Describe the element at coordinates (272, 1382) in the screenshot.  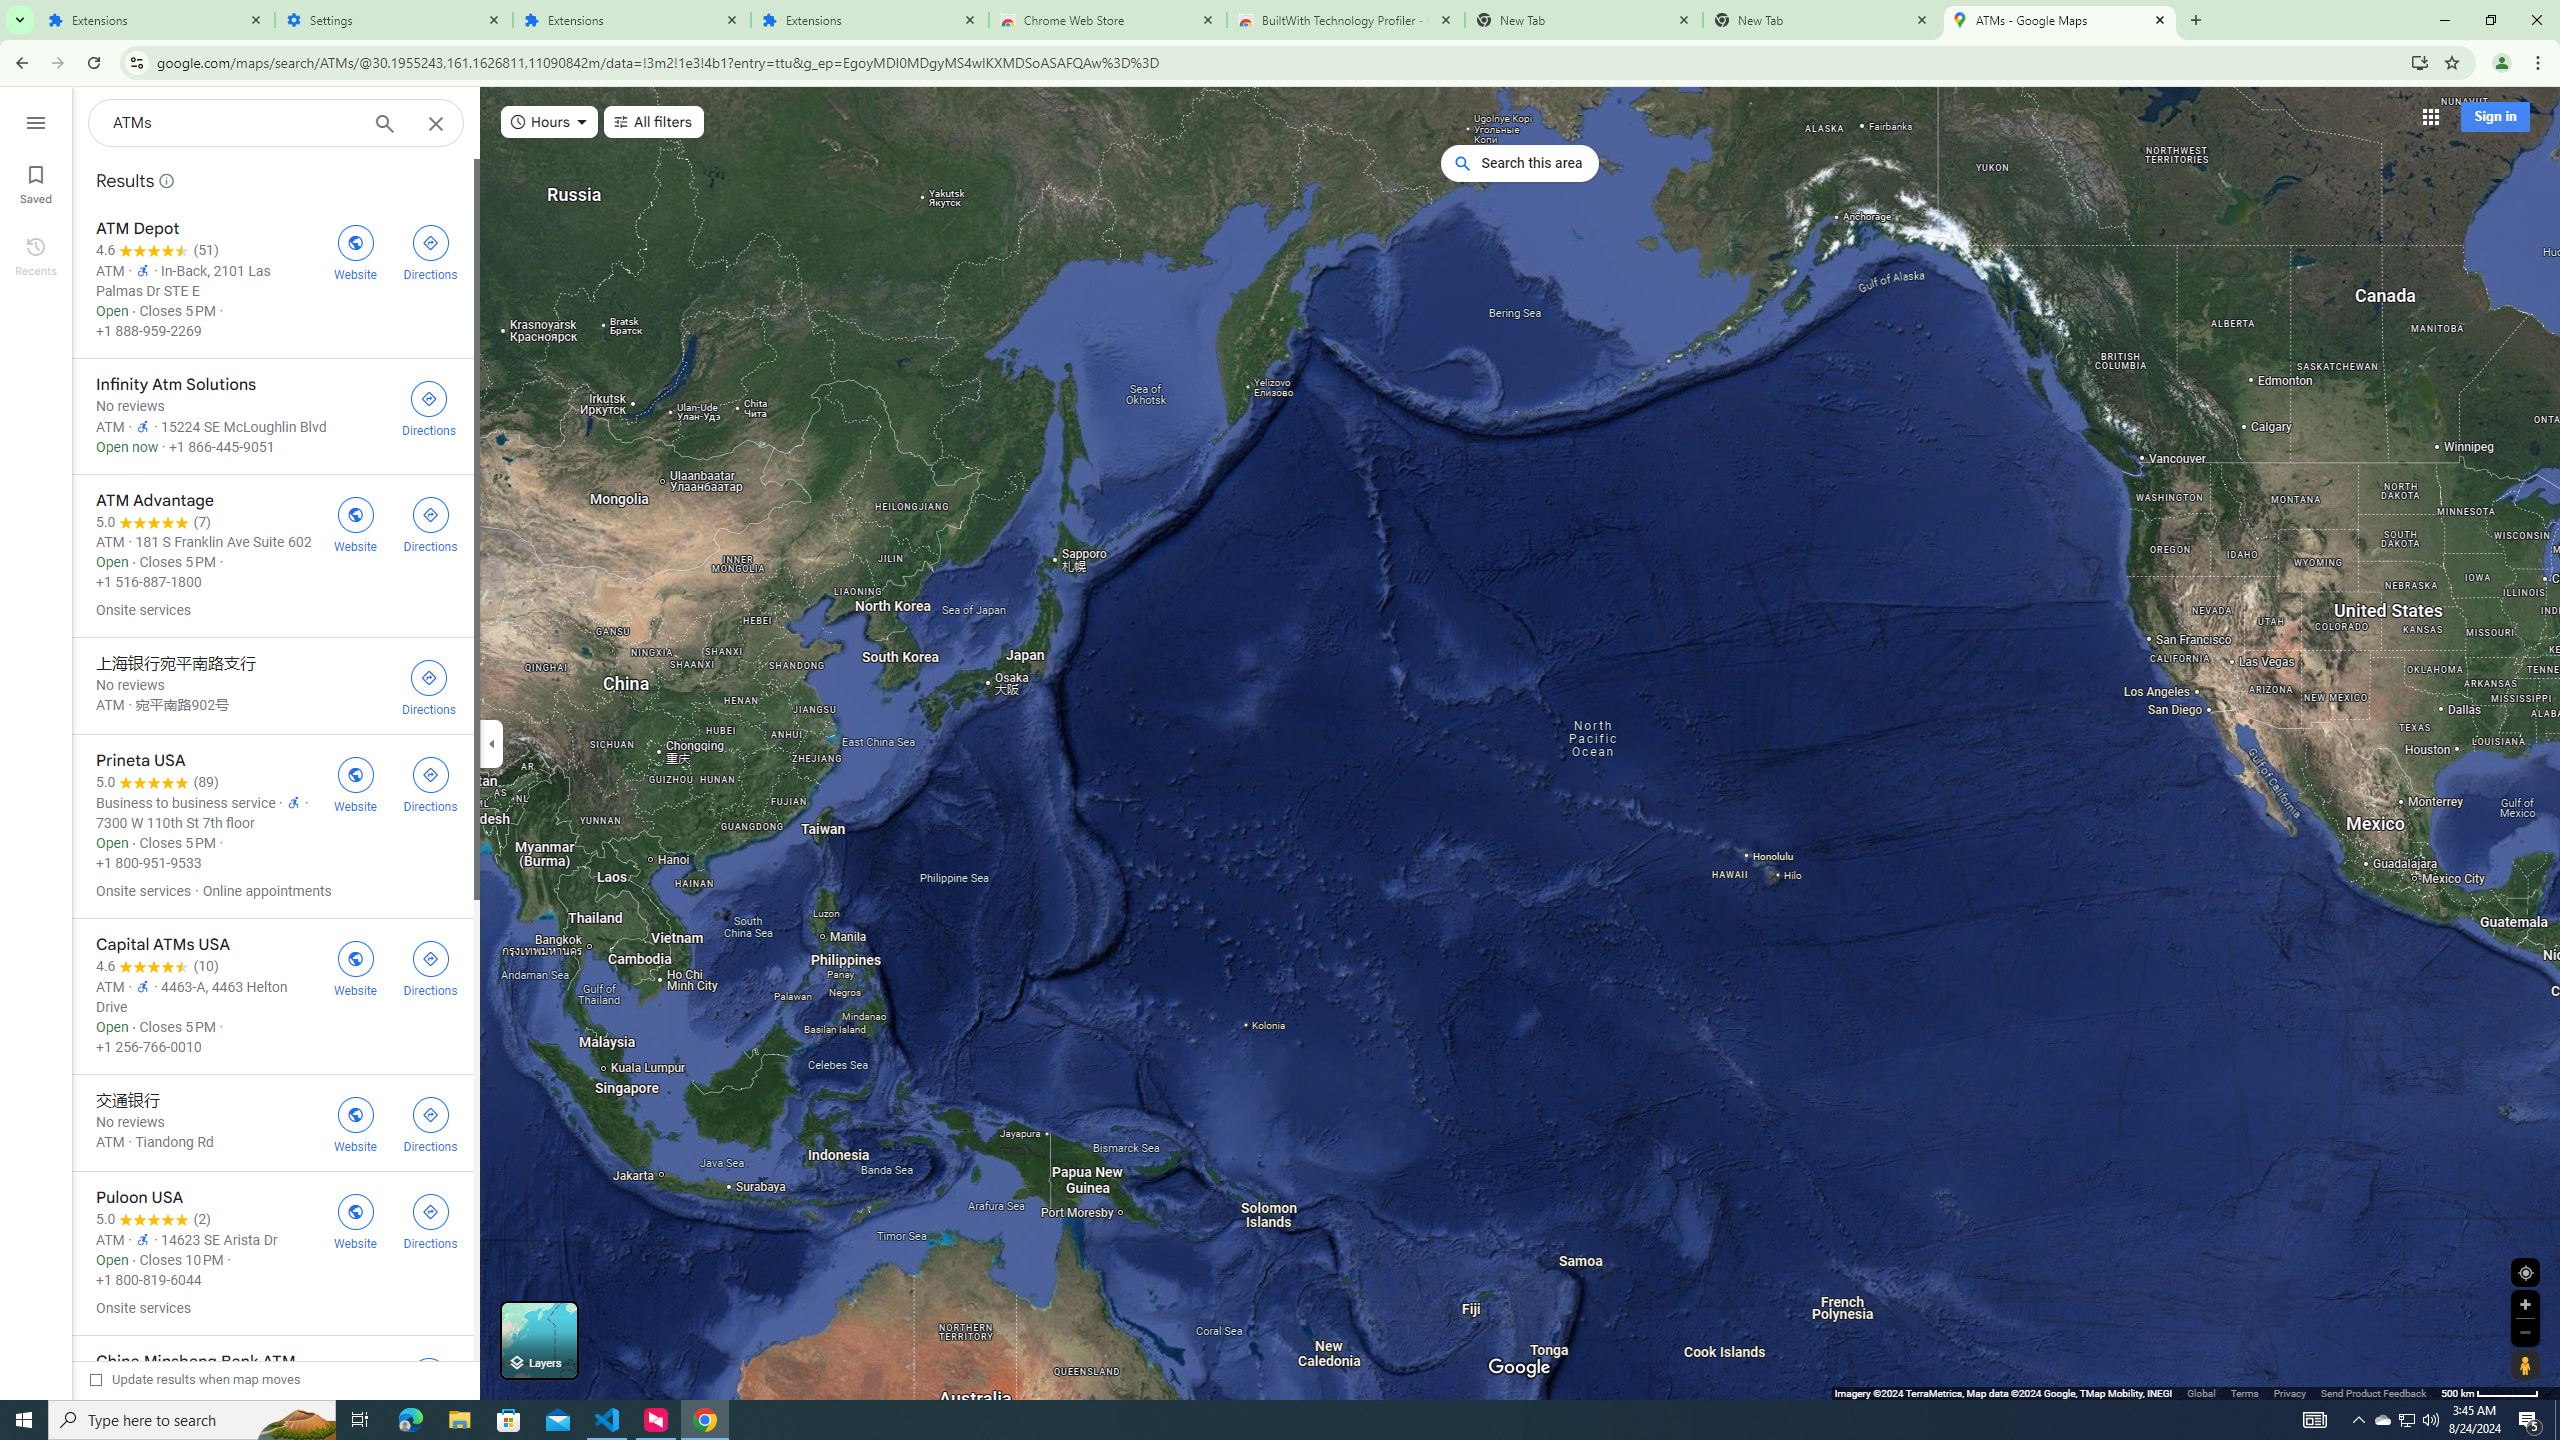
I see `'China Minsheng Bank ATM'` at that location.